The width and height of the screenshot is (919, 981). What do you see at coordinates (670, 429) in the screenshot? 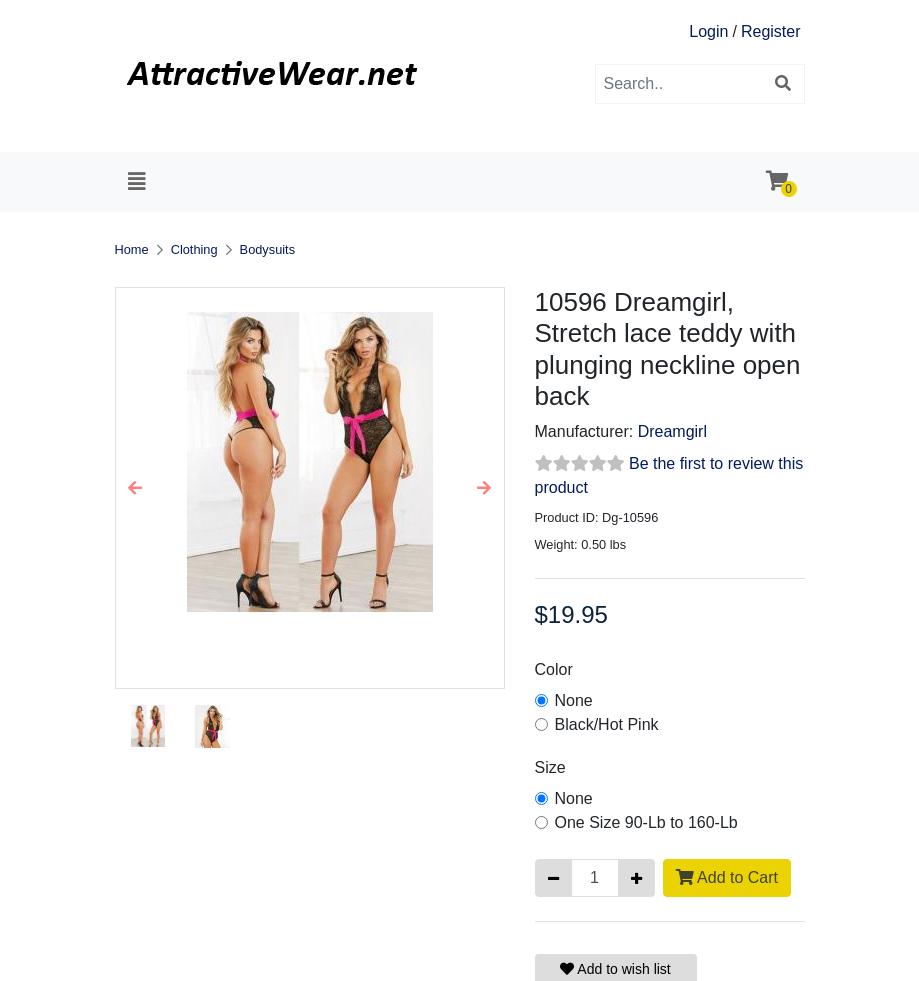
I see `'Dreamgirl'` at bounding box center [670, 429].